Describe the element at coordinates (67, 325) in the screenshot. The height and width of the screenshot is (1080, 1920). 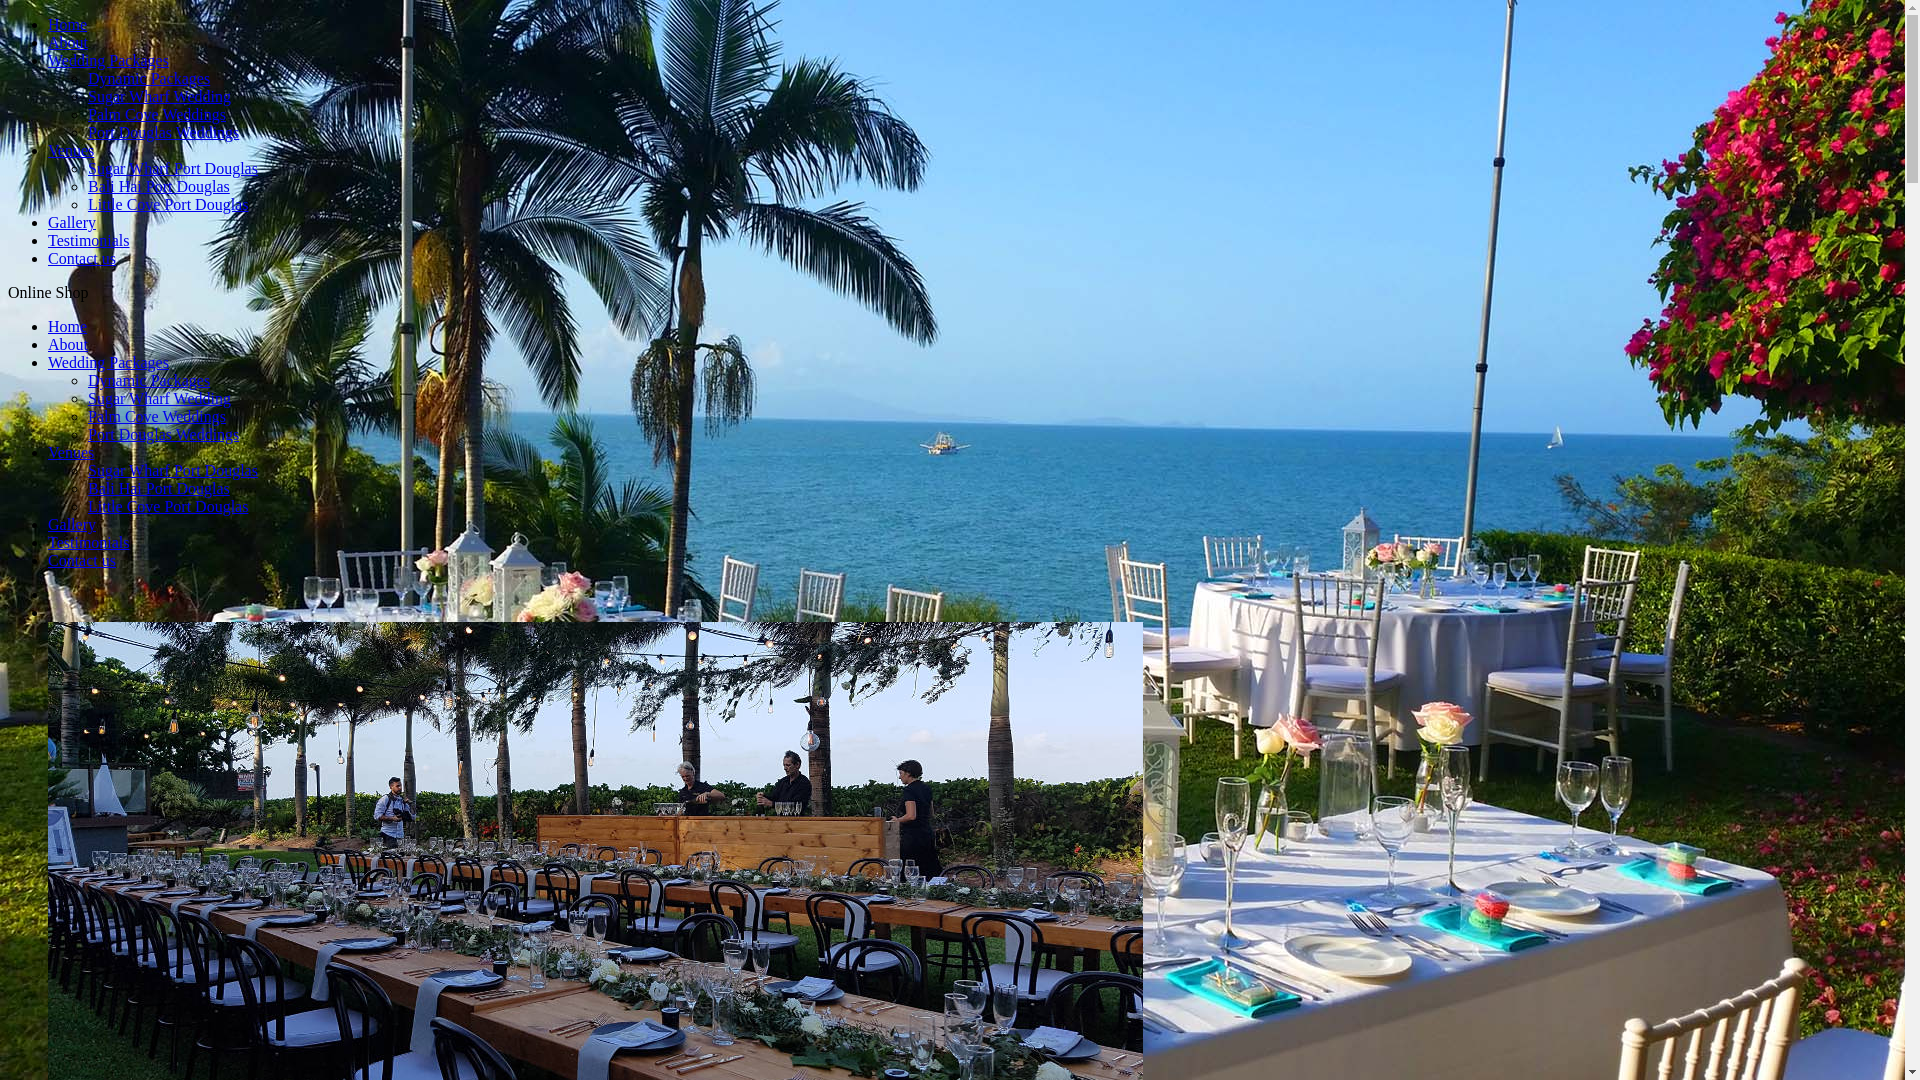
I see `'Home'` at that location.